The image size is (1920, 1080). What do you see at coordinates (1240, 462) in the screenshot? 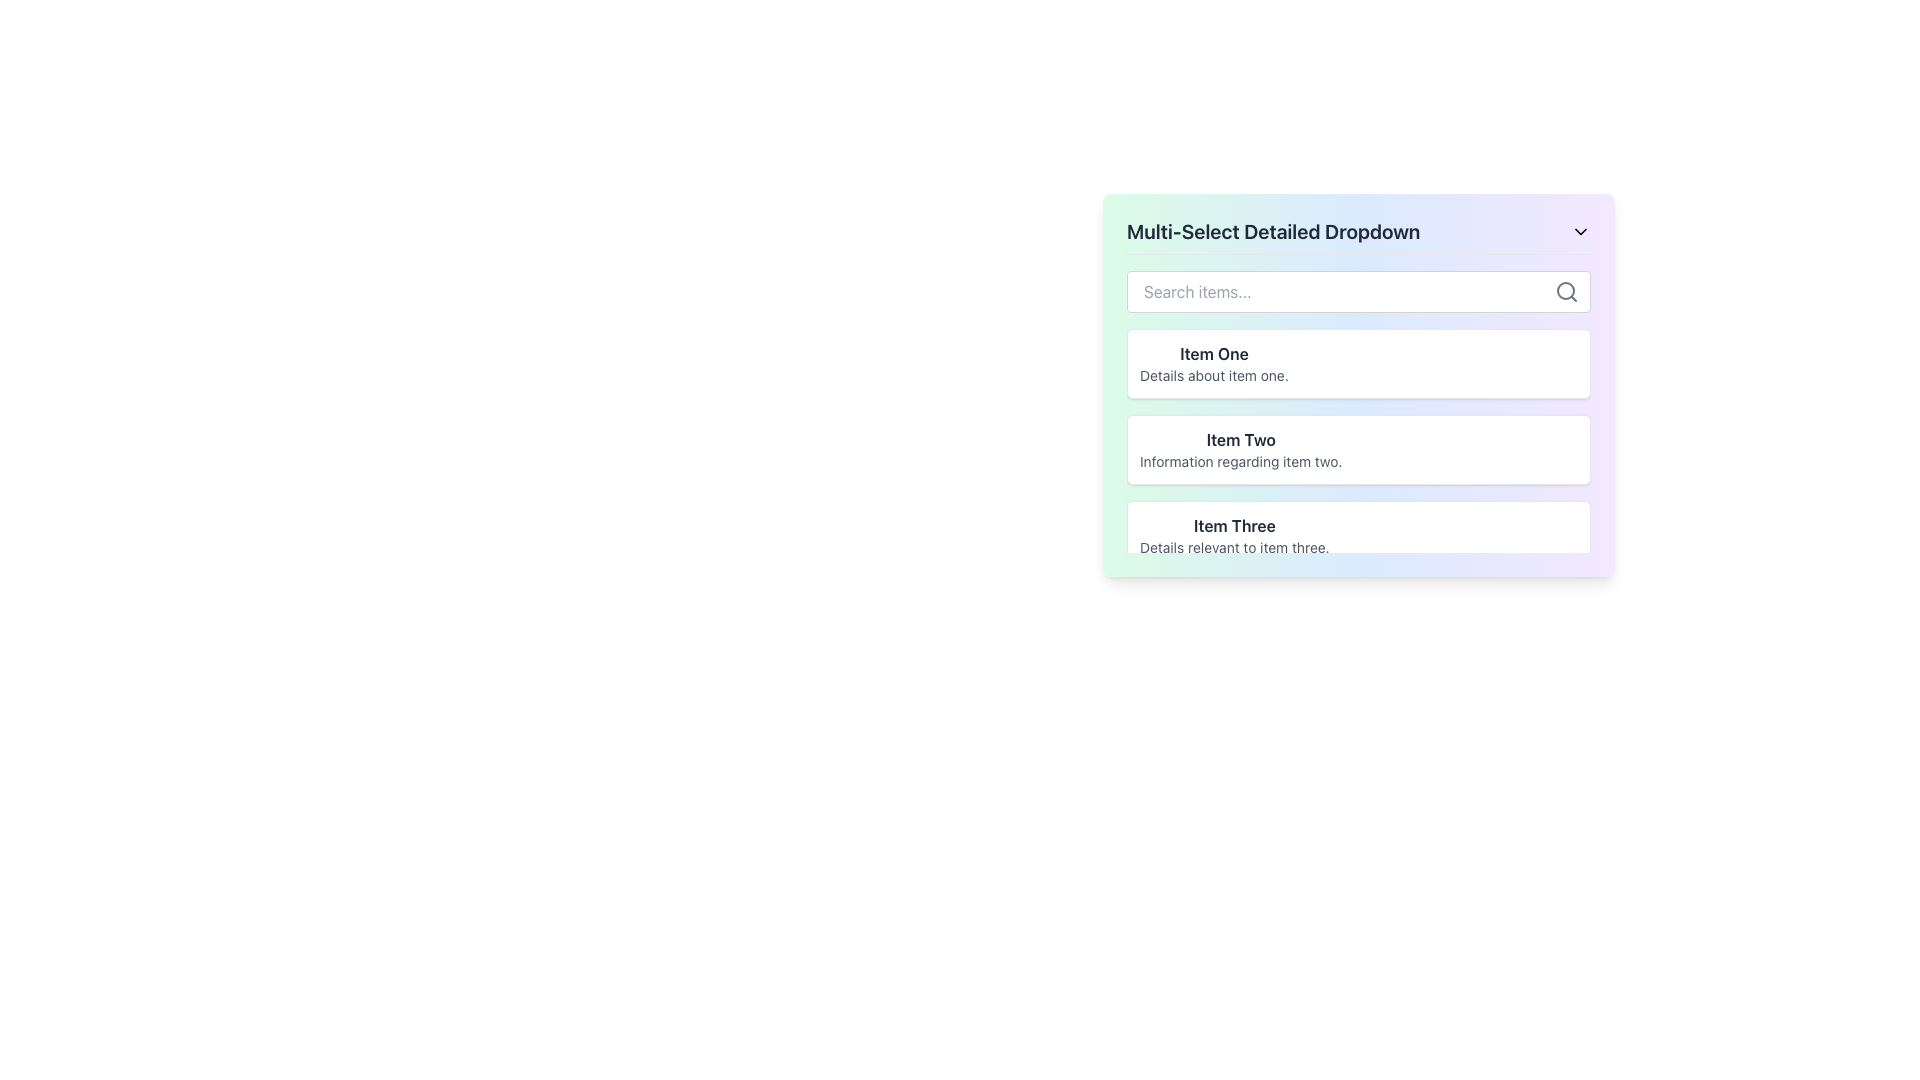
I see `the static text element that reads 'Information regarding item two,' which is styled in a small font size and gray color, located below the bolded title 'Item Two' in the dropdown interface` at bounding box center [1240, 462].